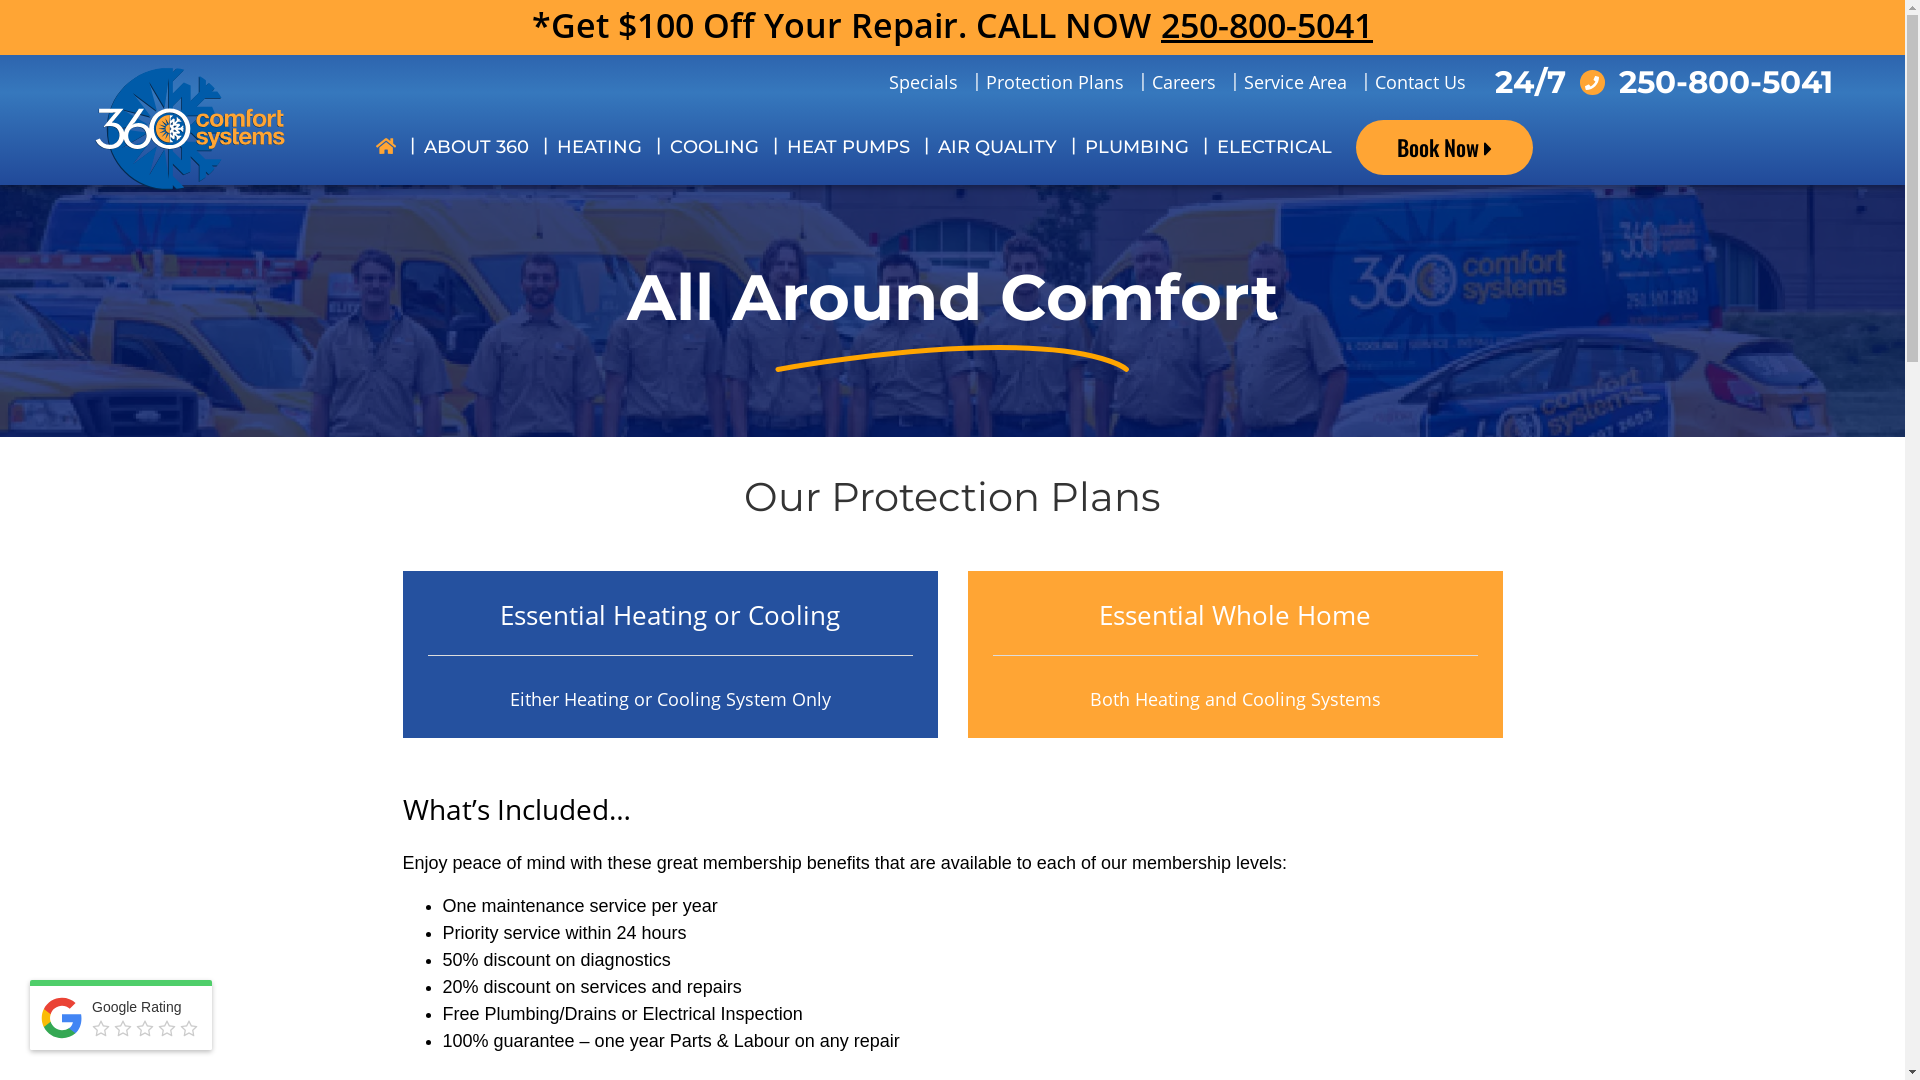 The image size is (1920, 1080). Describe the element at coordinates (1161, 25) in the screenshot. I see `'250-800-5041'` at that location.